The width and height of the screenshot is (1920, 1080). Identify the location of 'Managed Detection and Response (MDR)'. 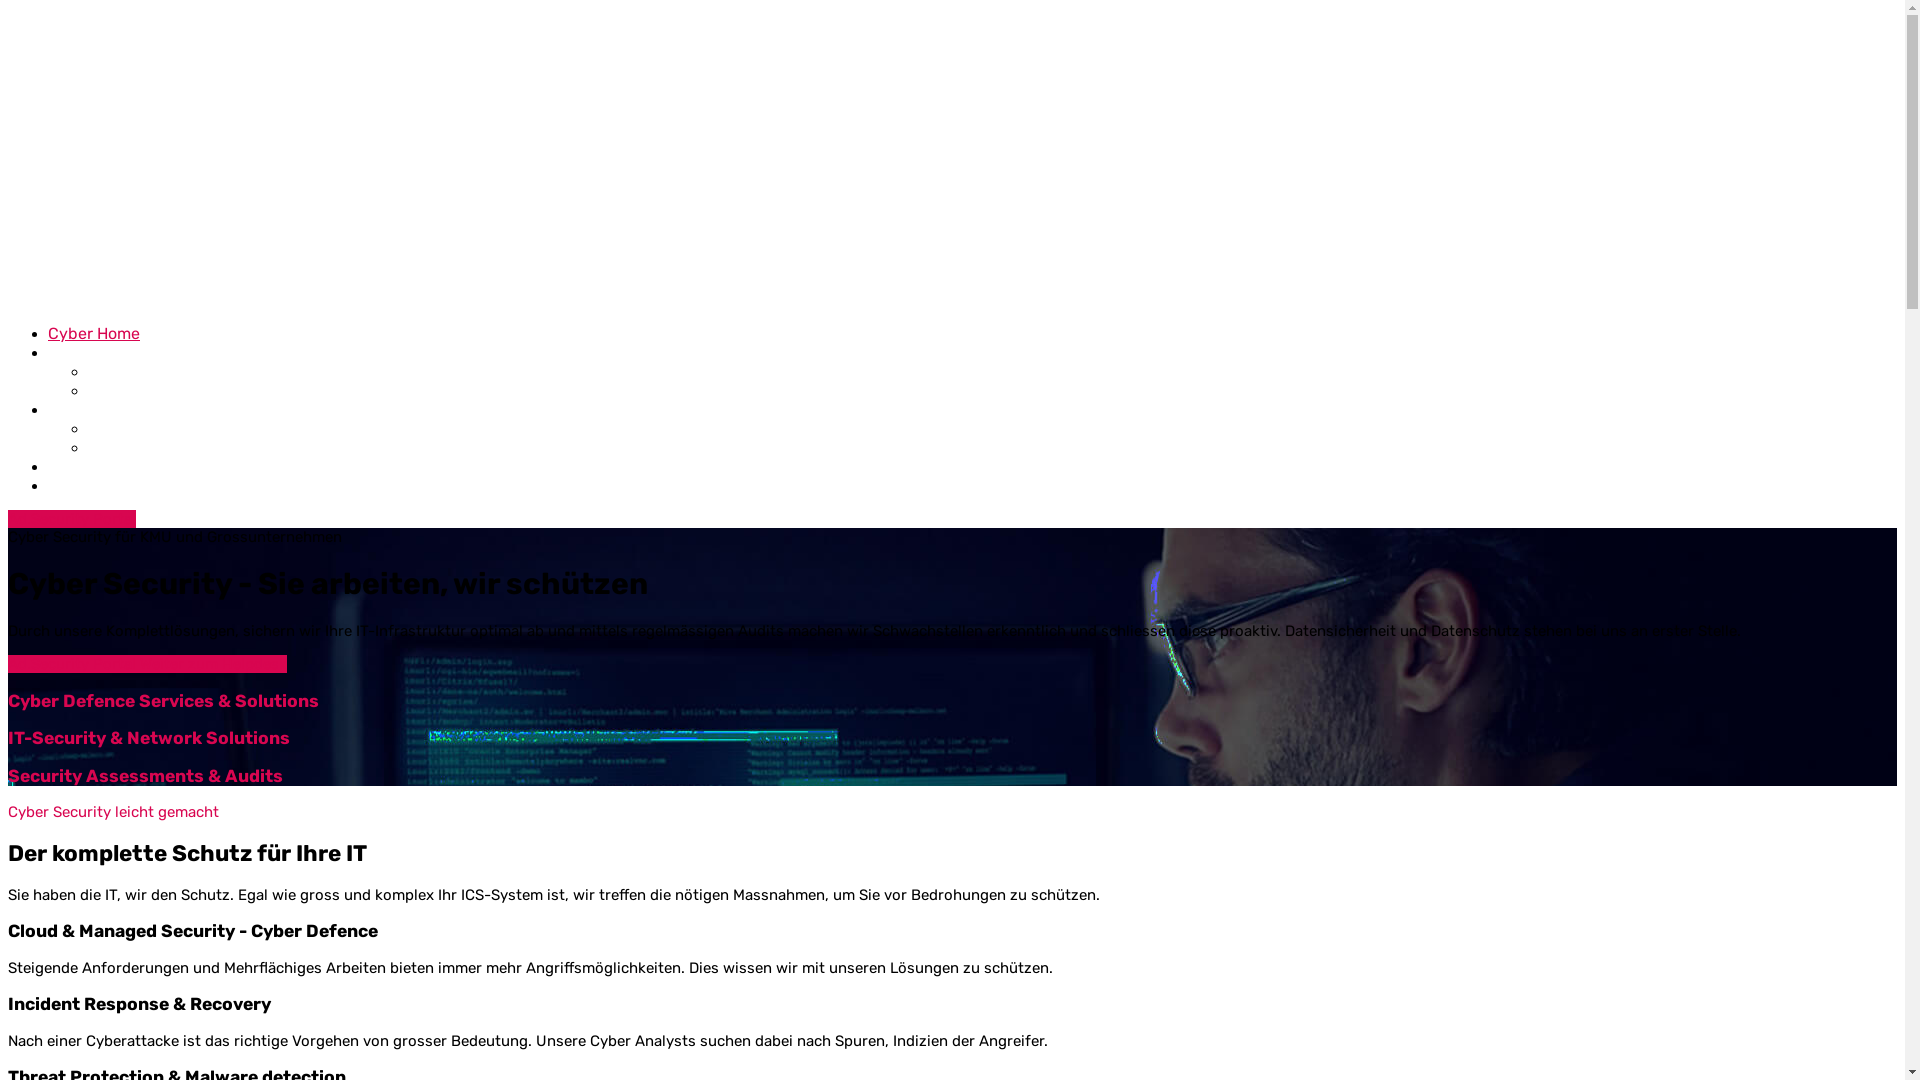
(240, 446).